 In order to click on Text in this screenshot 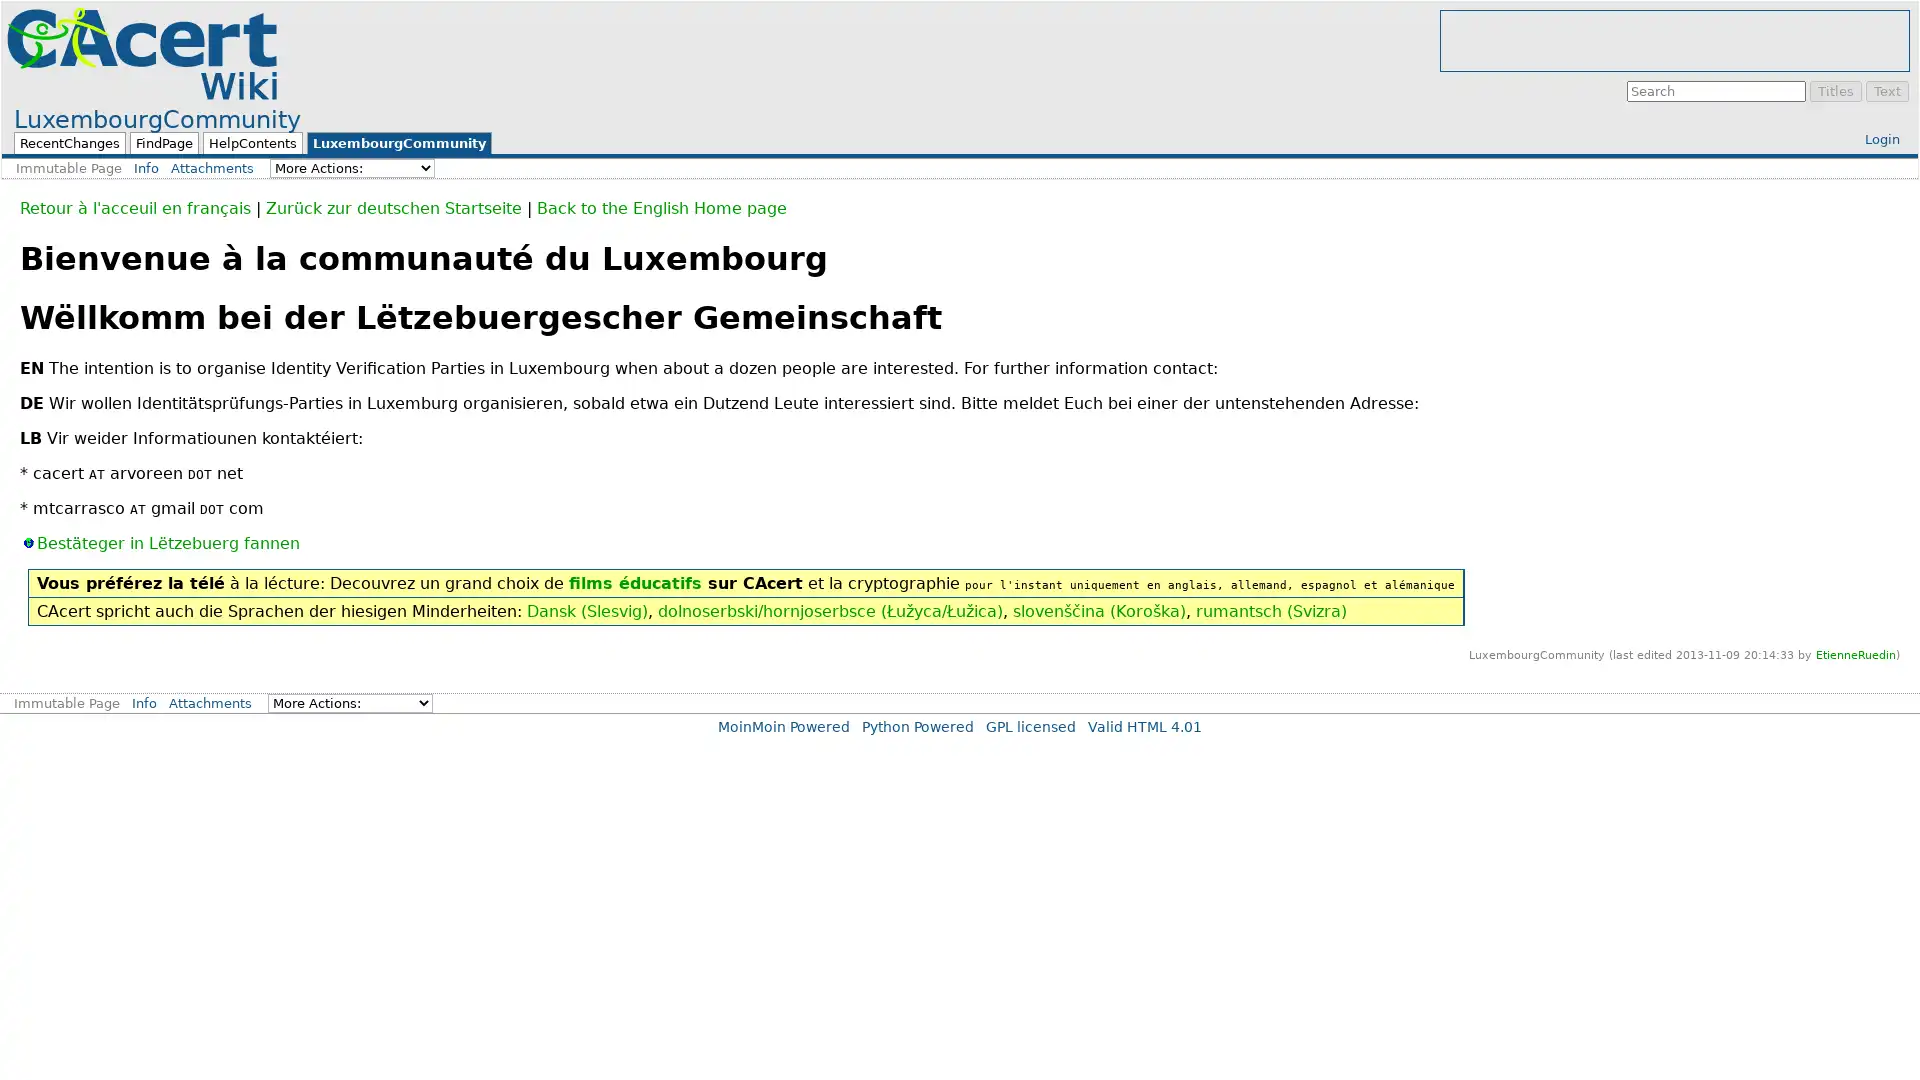, I will do `click(1886, 91)`.